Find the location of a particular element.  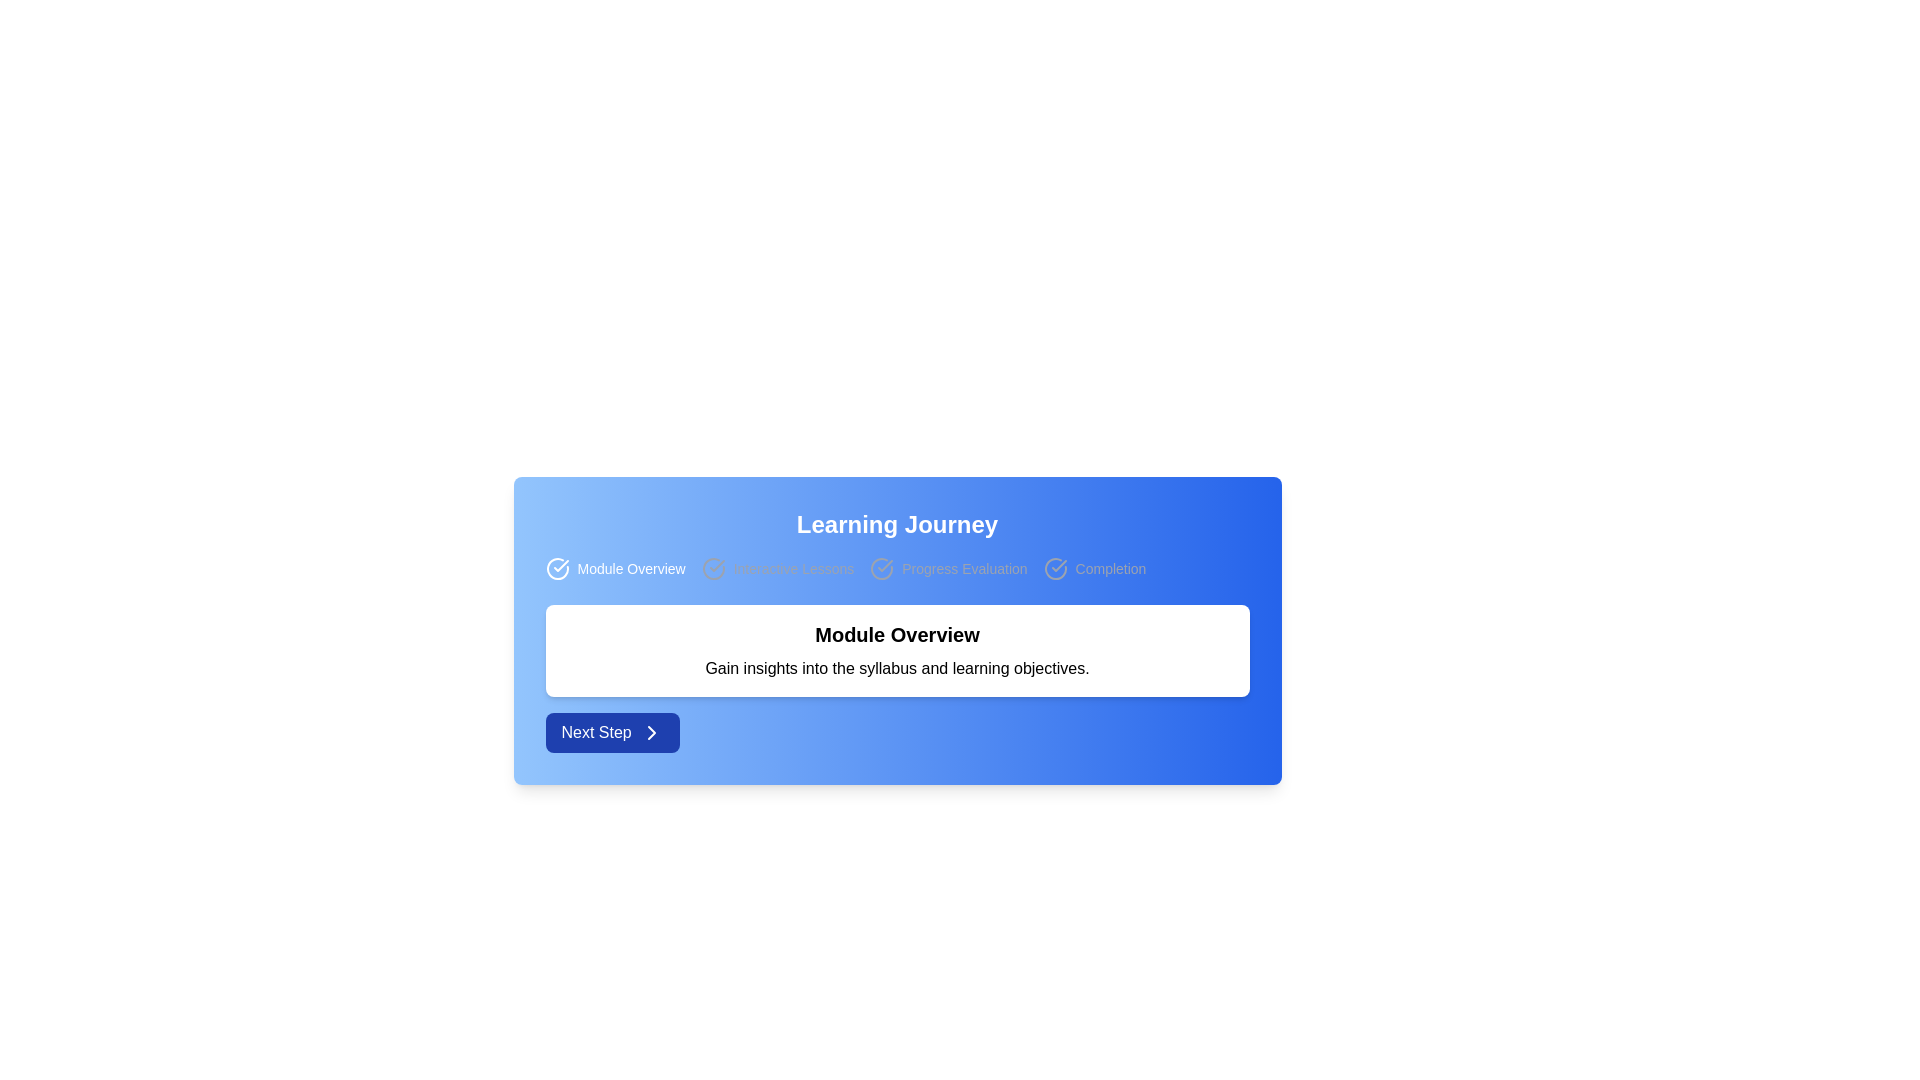

the 'Progress Evaluation' text with icon, which indicates the current phase of the progress tracker in the learning interface is located at coordinates (947, 569).